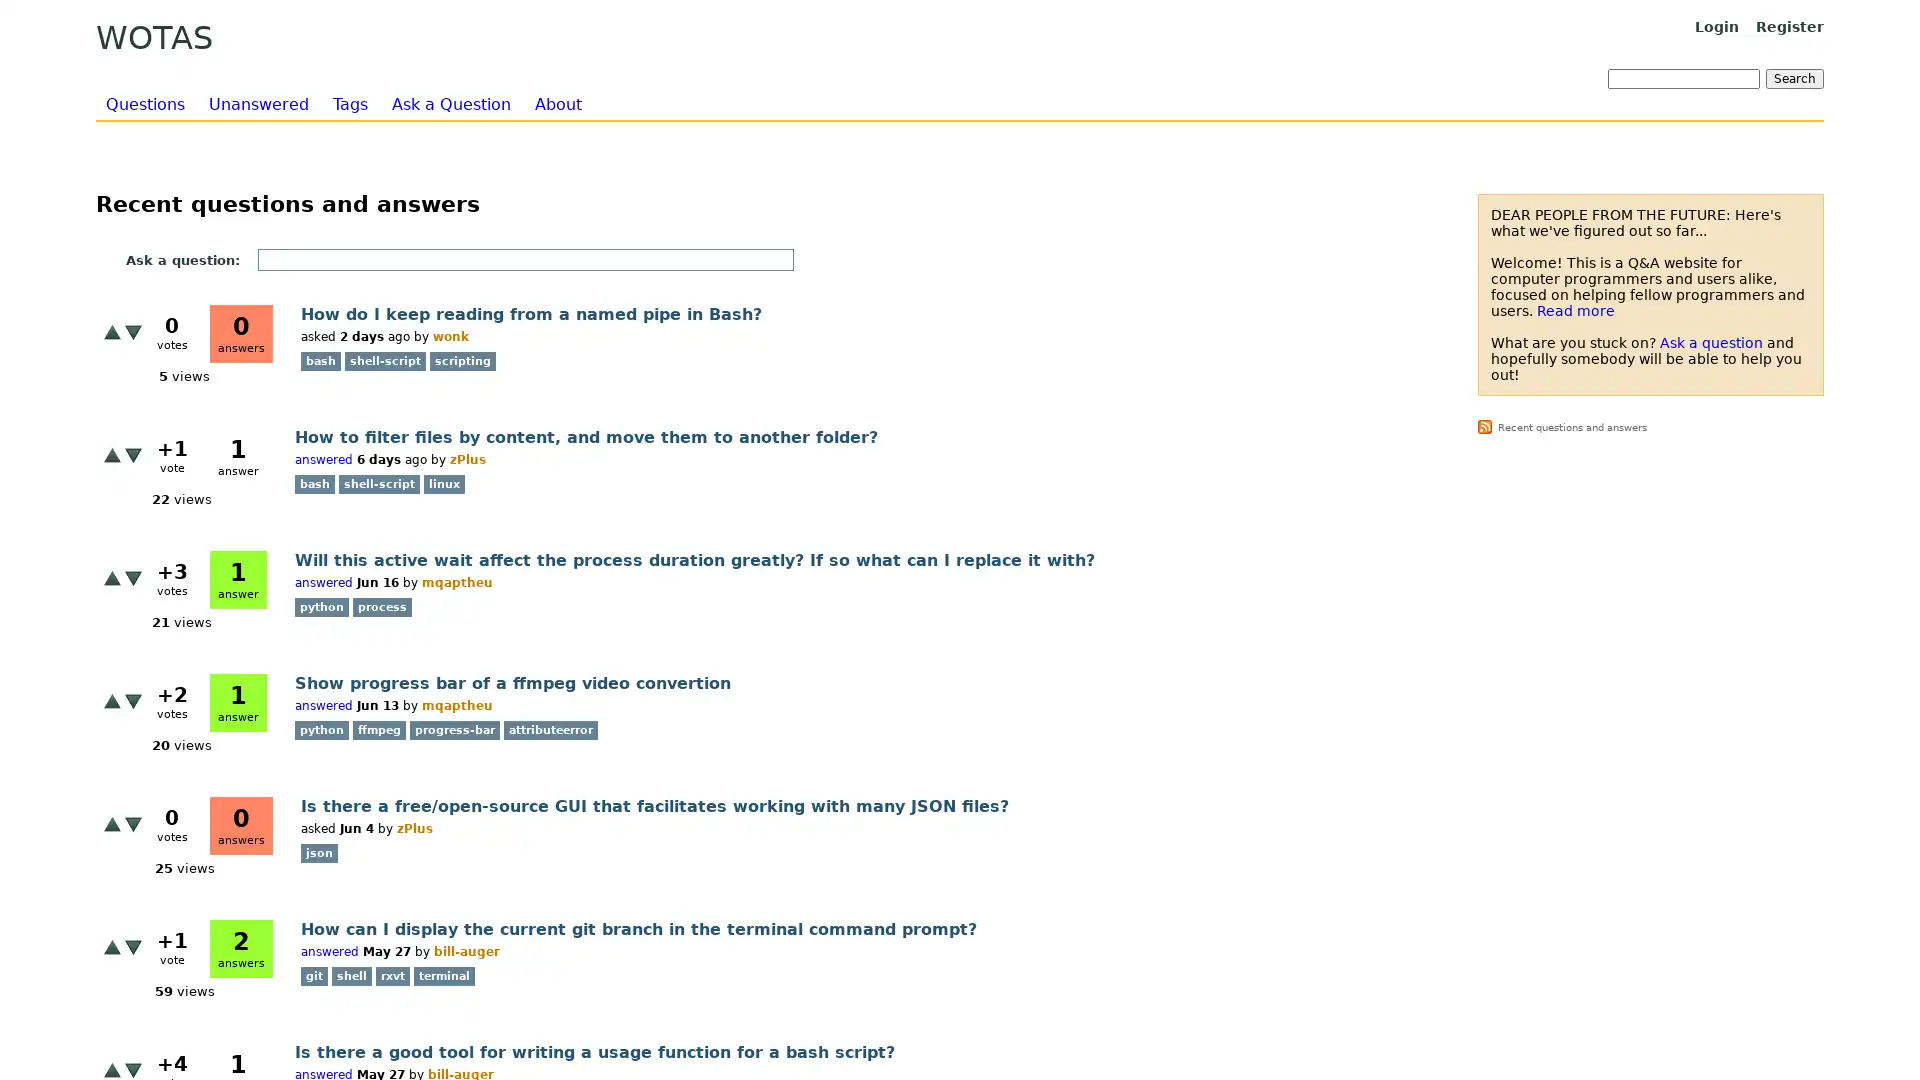  What do you see at coordinates (111, 455) in the screenshot?
I see `+` at bounding box center [111, 455].